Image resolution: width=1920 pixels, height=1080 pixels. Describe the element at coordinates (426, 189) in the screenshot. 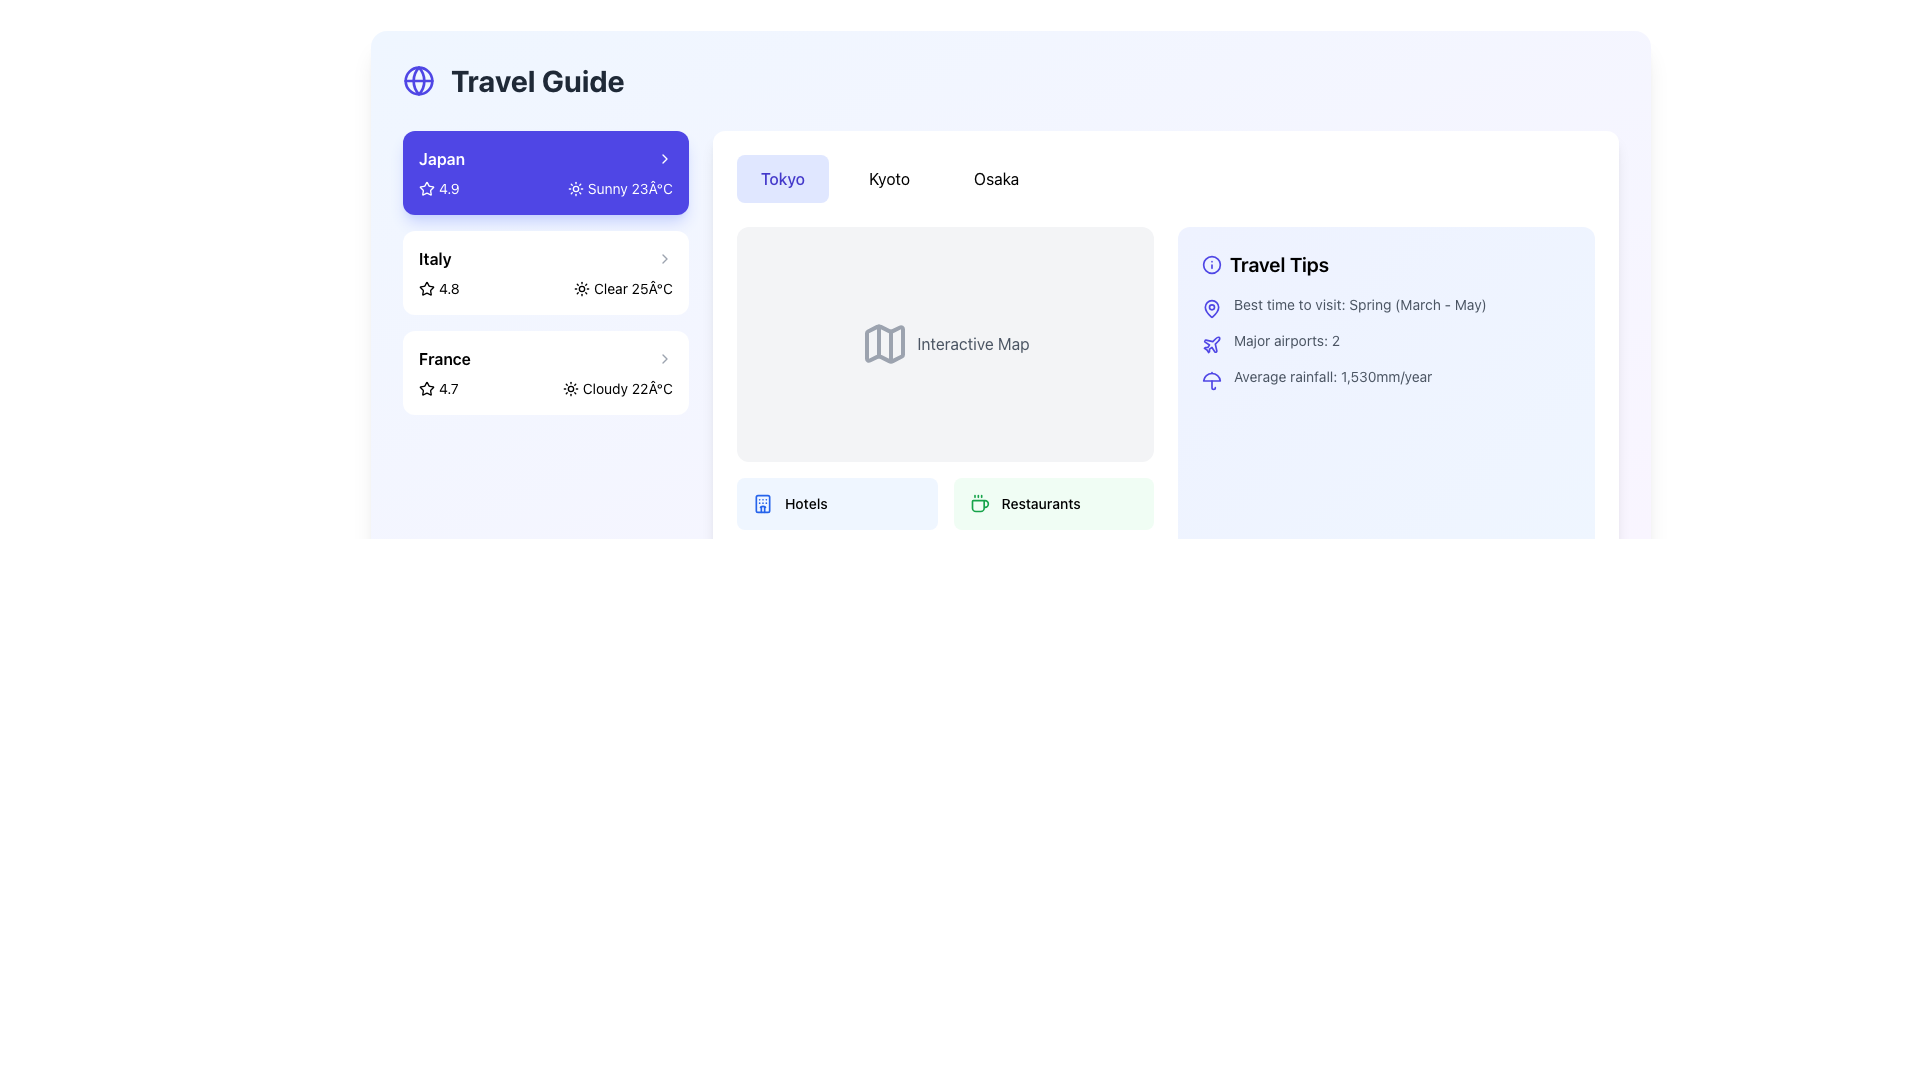

I see `the star icon in the Japan section that indicates a rating of 4.9` at that location.